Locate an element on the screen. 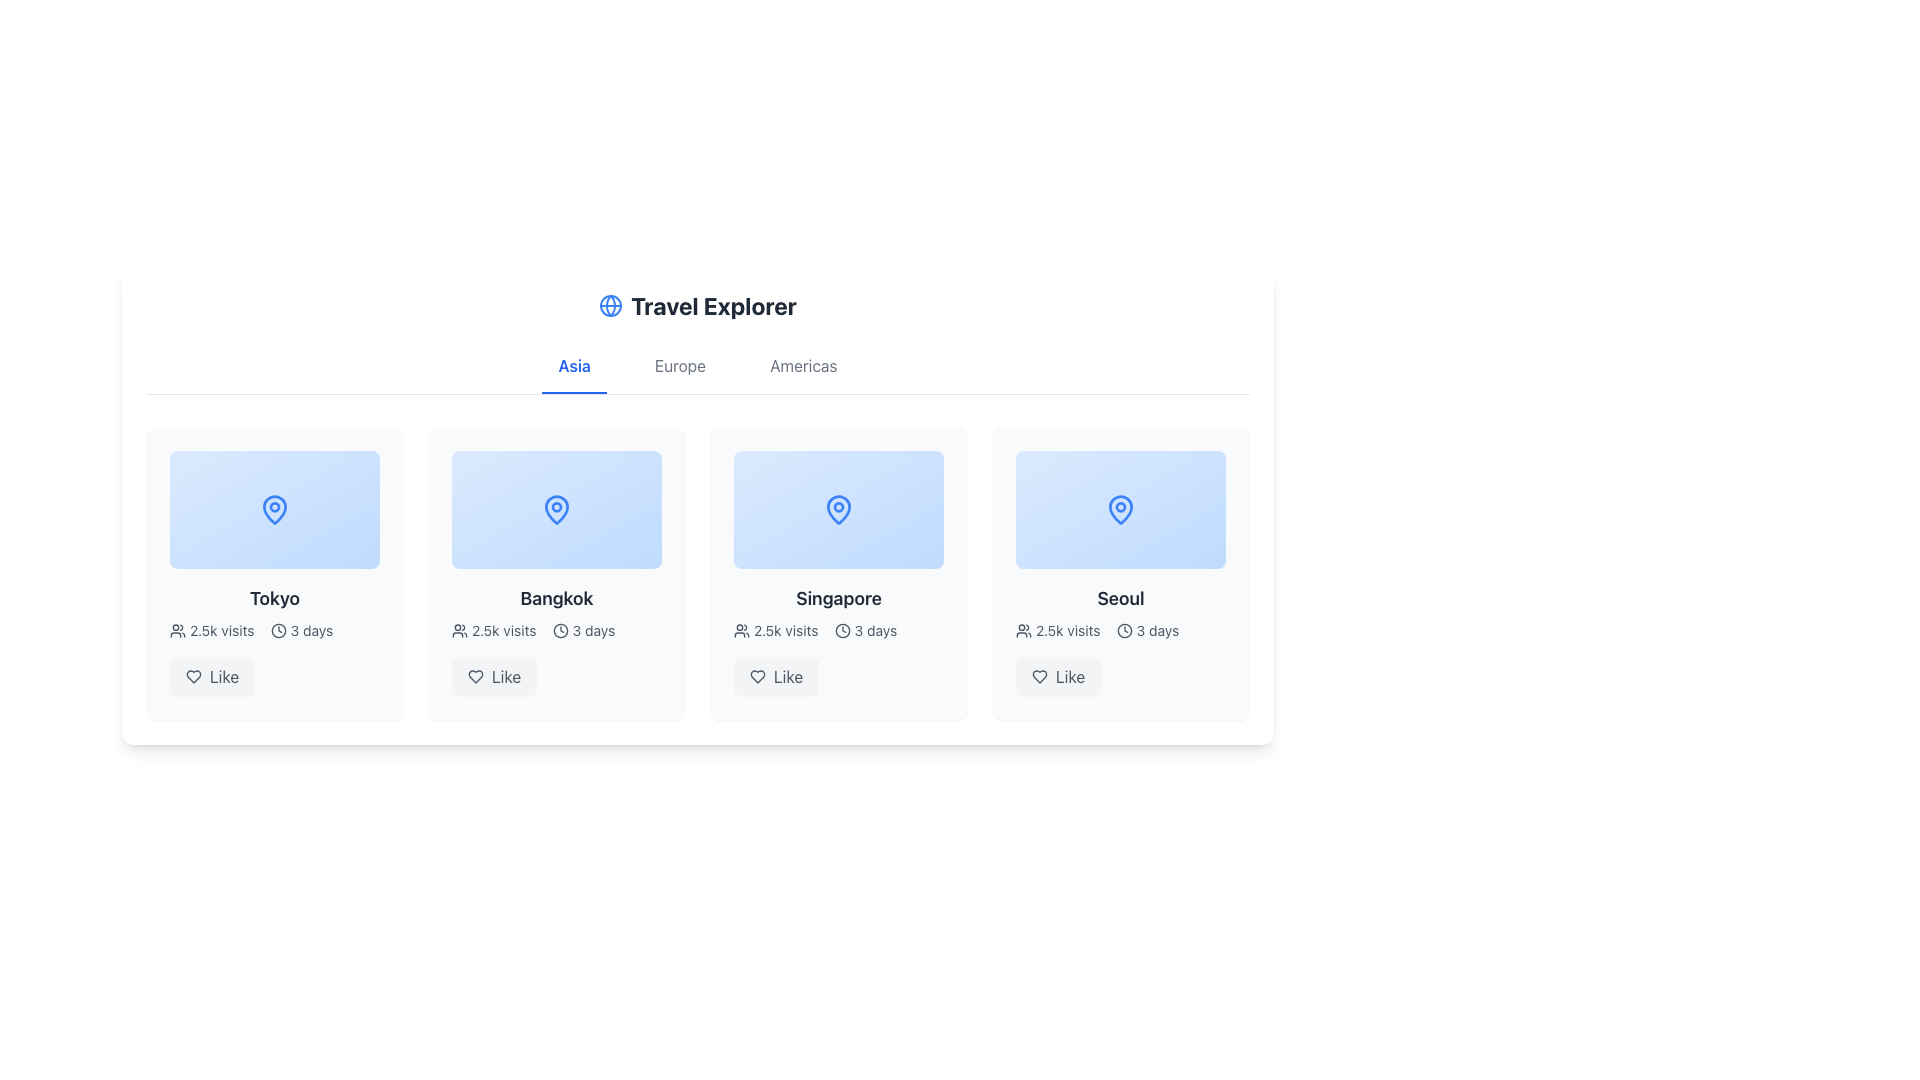  the icon representing multiple users located to the left of the text '2.5k visits' within the second item (Singapore) of a grid layout is located at coordinates (741, 631).